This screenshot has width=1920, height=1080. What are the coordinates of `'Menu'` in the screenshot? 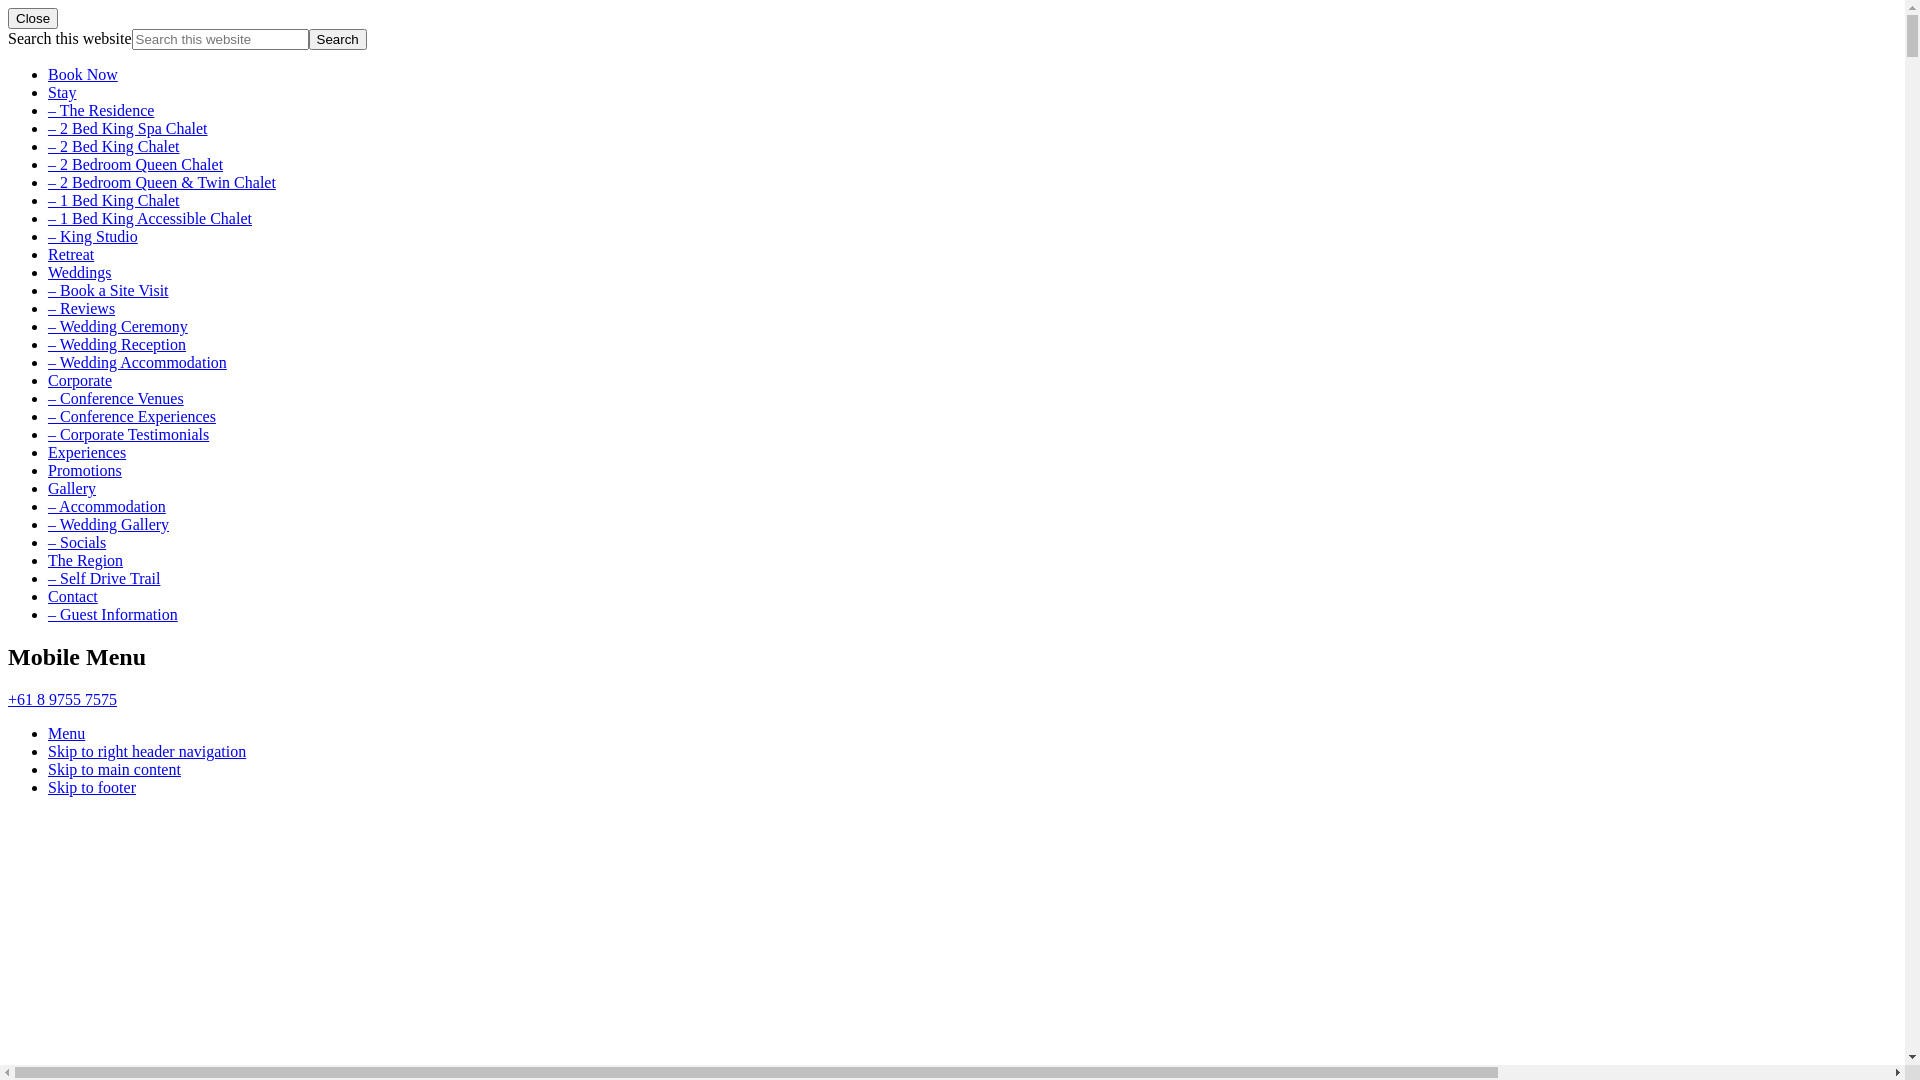 It's located at (66, 733).